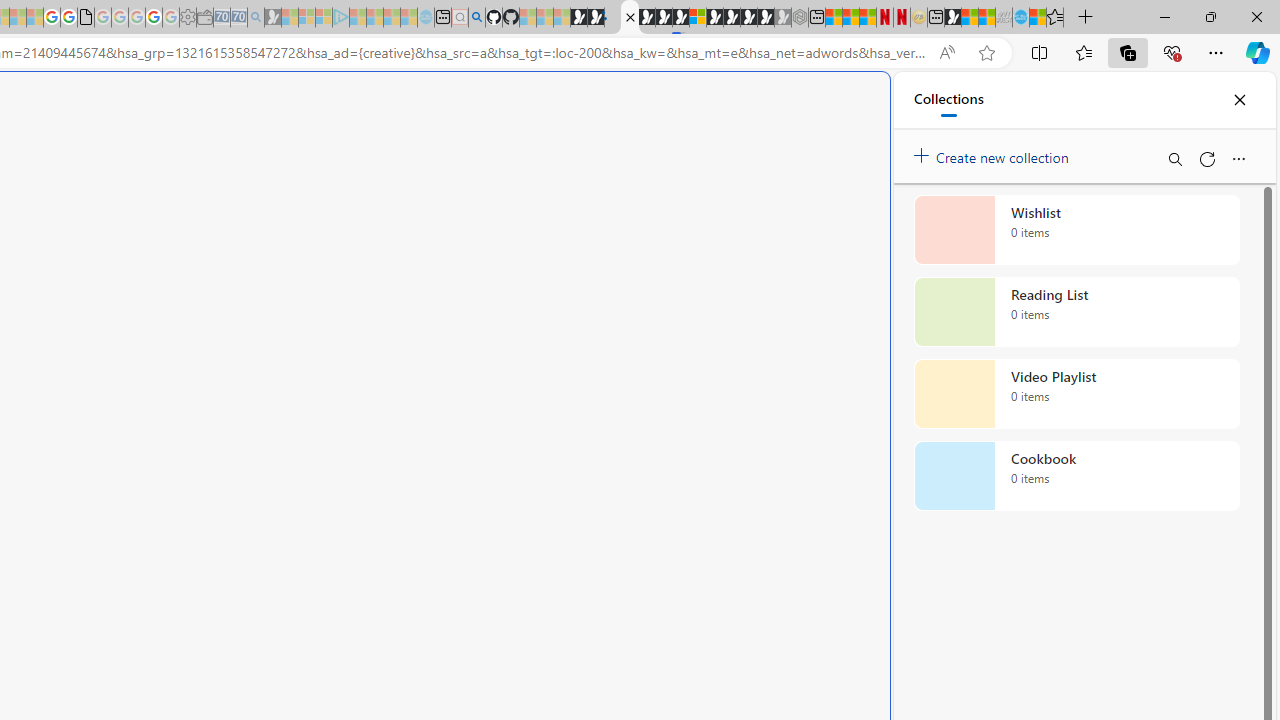 The height and width of the screenshot is (720, 1280). What do you see at coordinates (1076, 394) in the screenshot?
I see `'Video Playlist collection, 0 items'` at bounding box center [1076, 394].